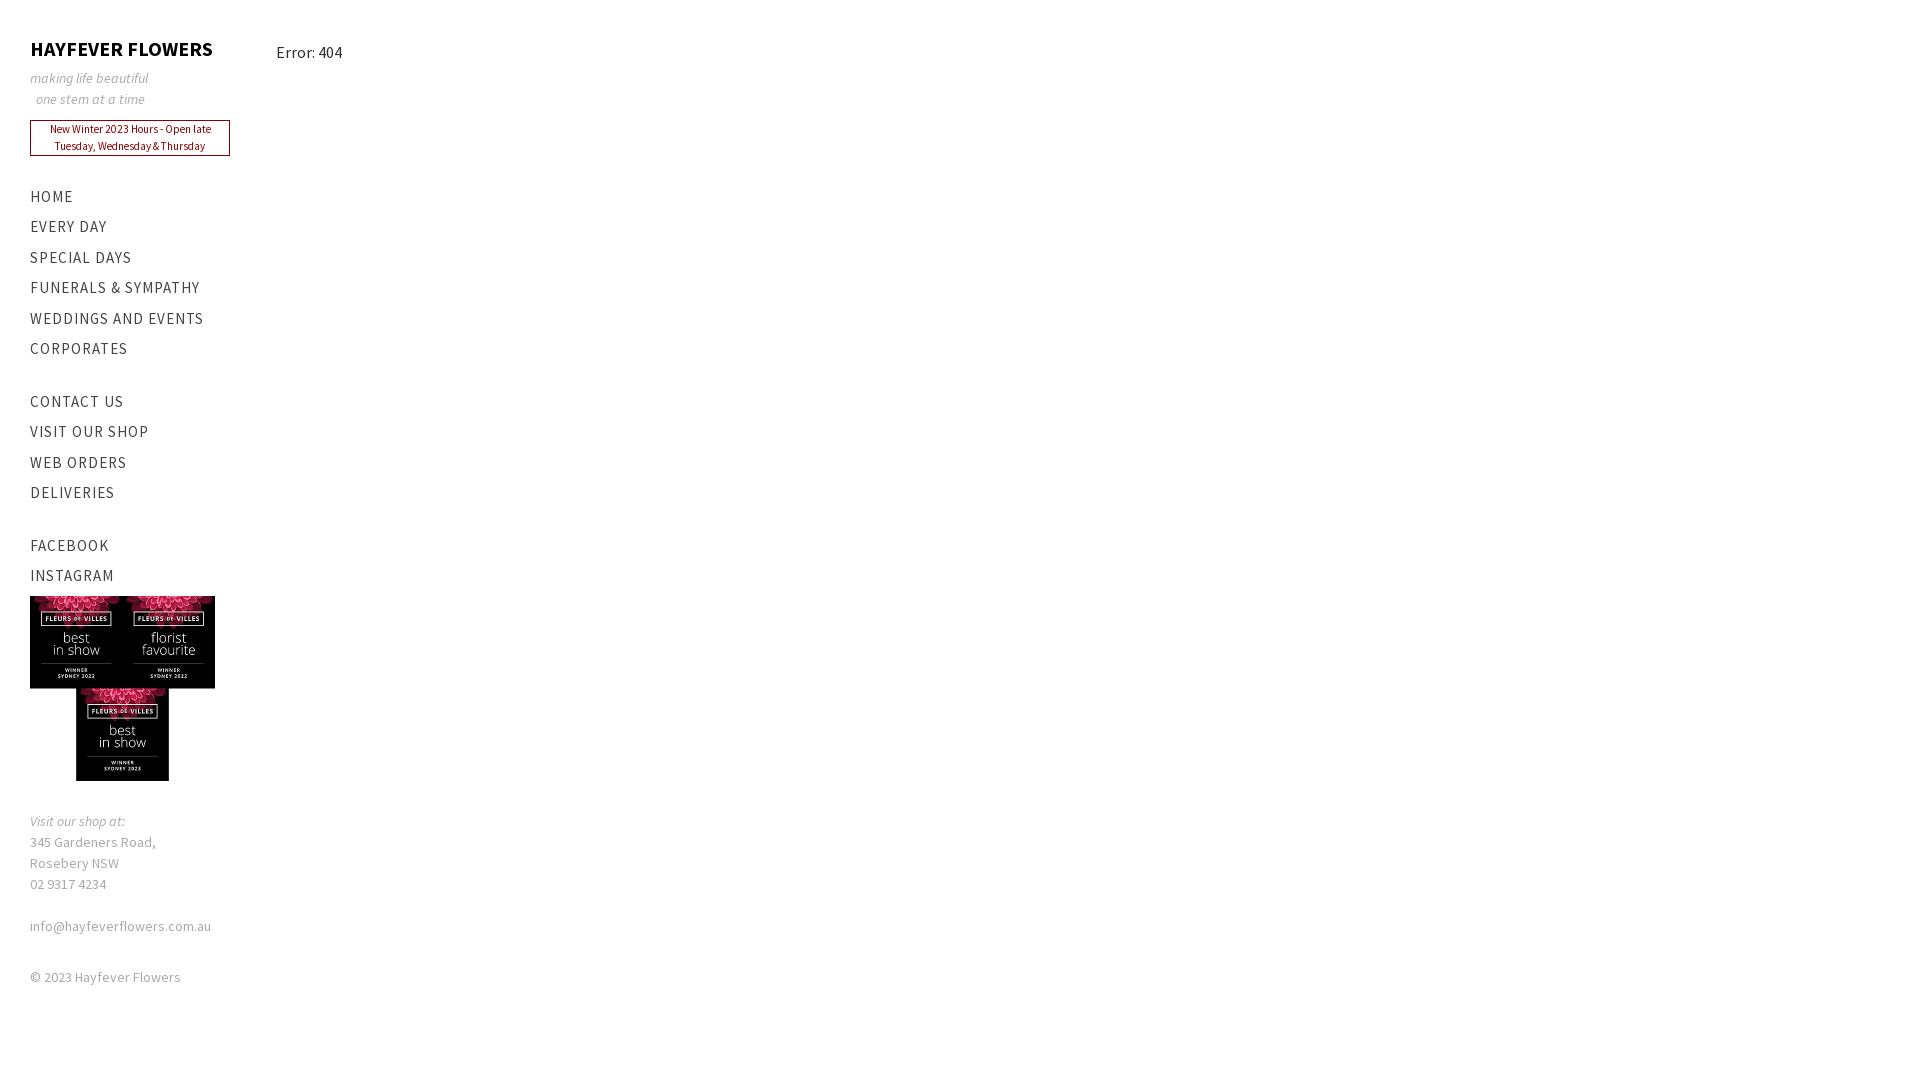 The height and width of the screenshot is (1080, 1920). Describe the element at coordinates (128, 288) in the screenshot. I see `'FUNERALS & SYMPATHY'` at that location.